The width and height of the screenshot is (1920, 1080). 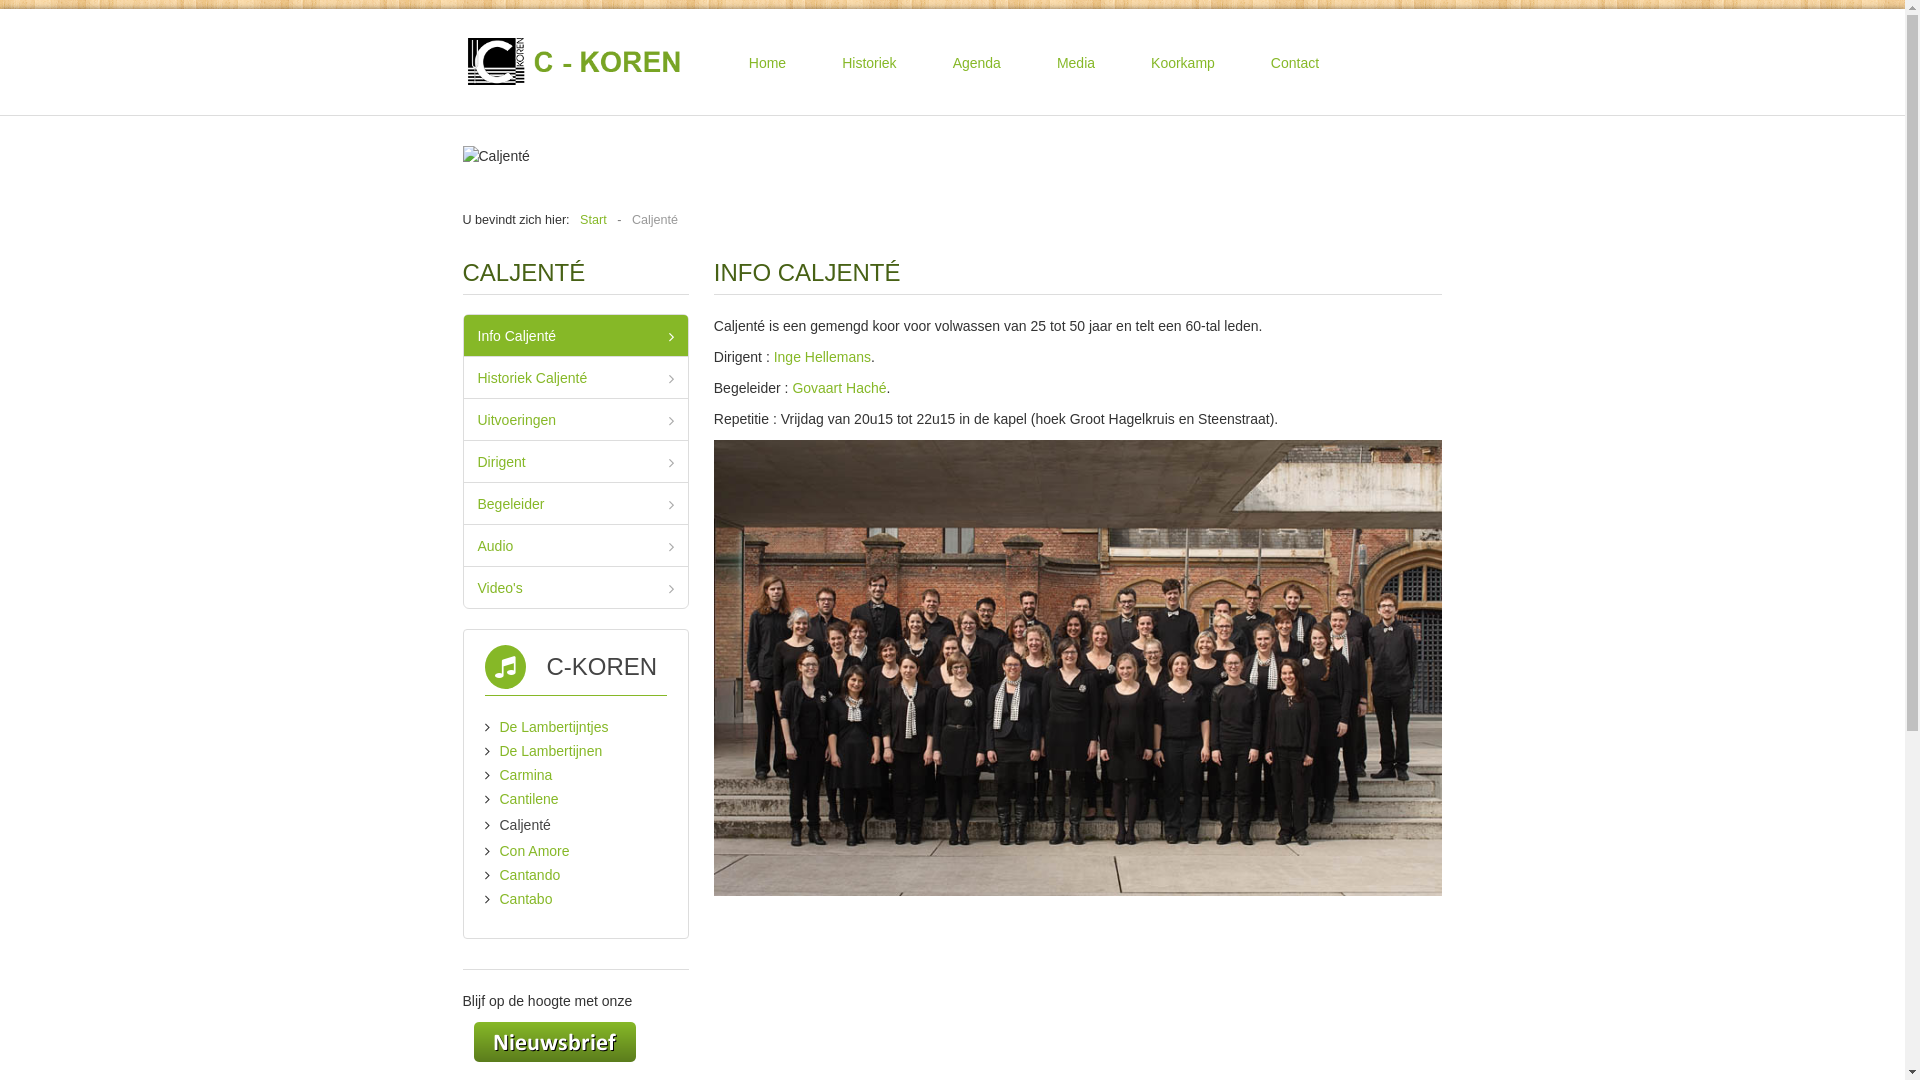 I want to click on 'Uitvoeringen', so click(x=575, y=418).